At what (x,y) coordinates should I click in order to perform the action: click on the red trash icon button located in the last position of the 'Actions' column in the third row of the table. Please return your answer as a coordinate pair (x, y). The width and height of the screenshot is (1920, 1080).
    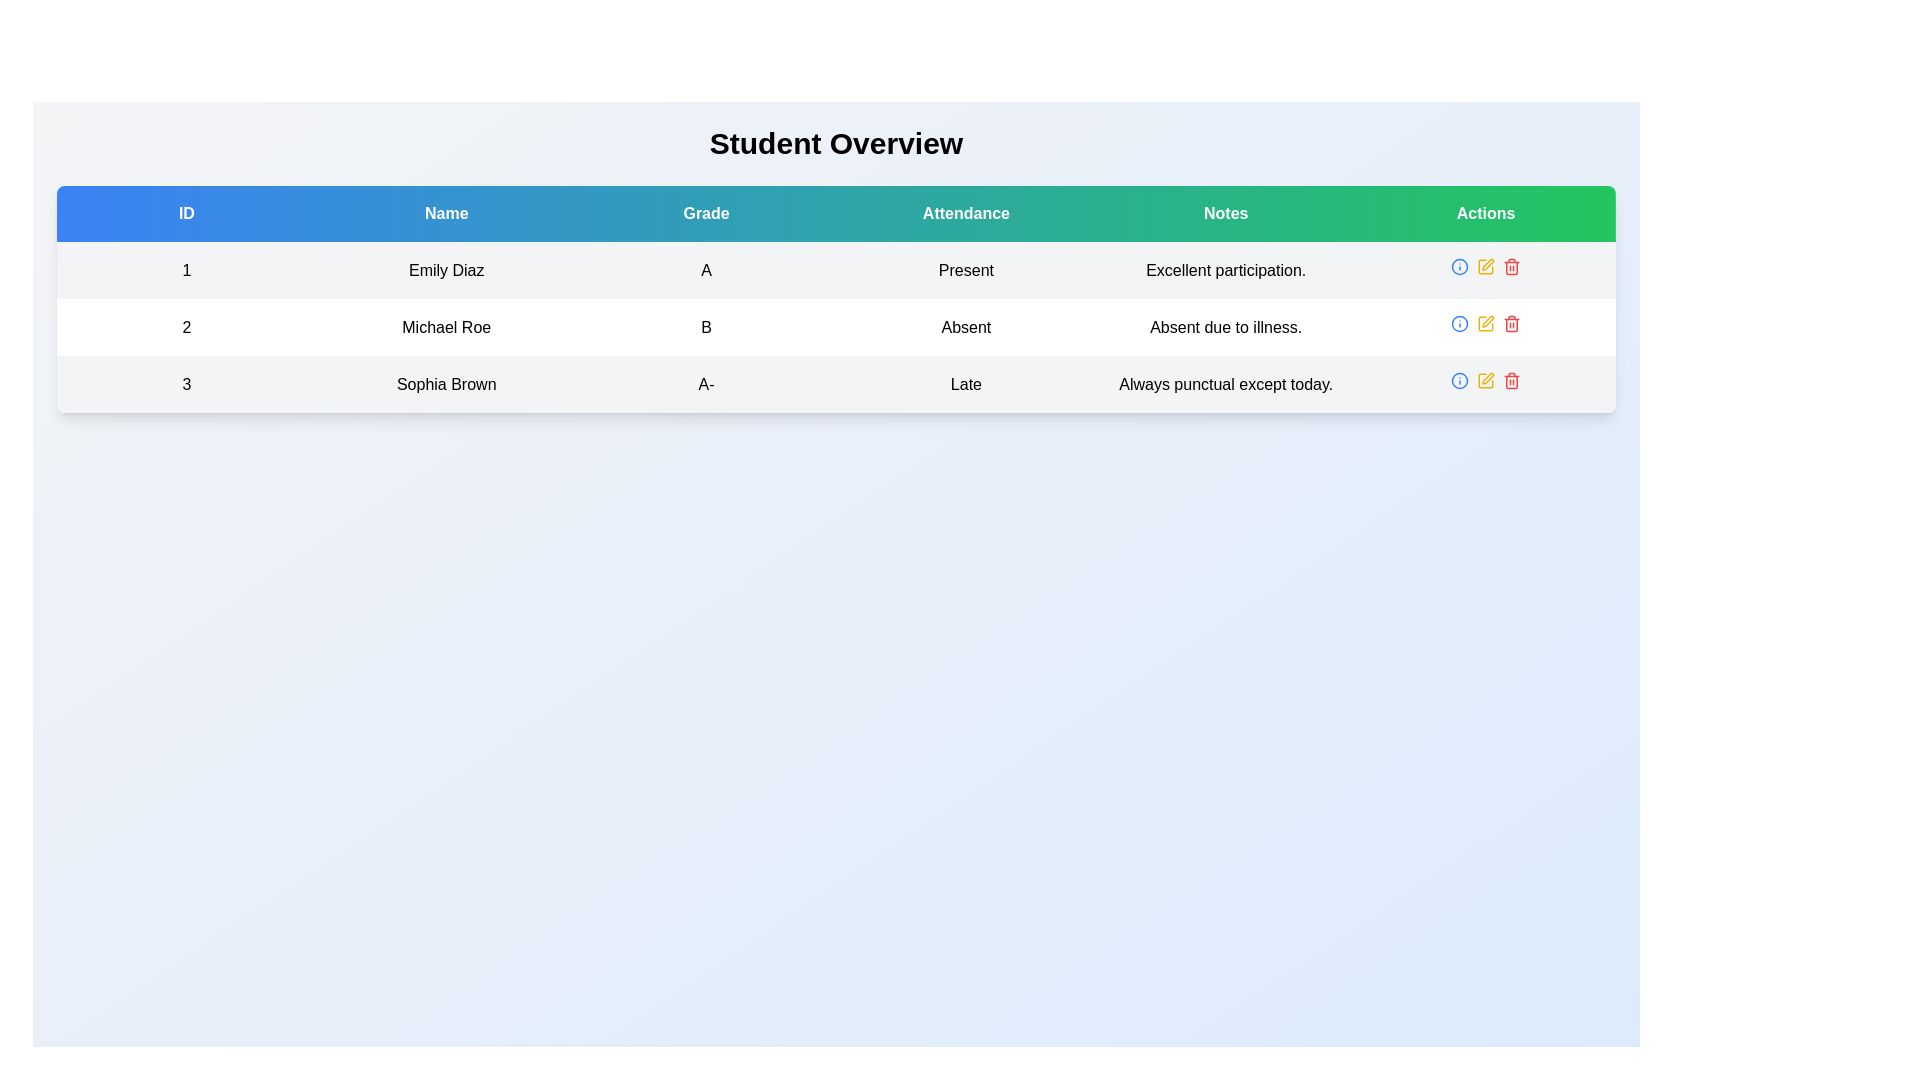
    Looking at the image, I should click on (1512, 265).